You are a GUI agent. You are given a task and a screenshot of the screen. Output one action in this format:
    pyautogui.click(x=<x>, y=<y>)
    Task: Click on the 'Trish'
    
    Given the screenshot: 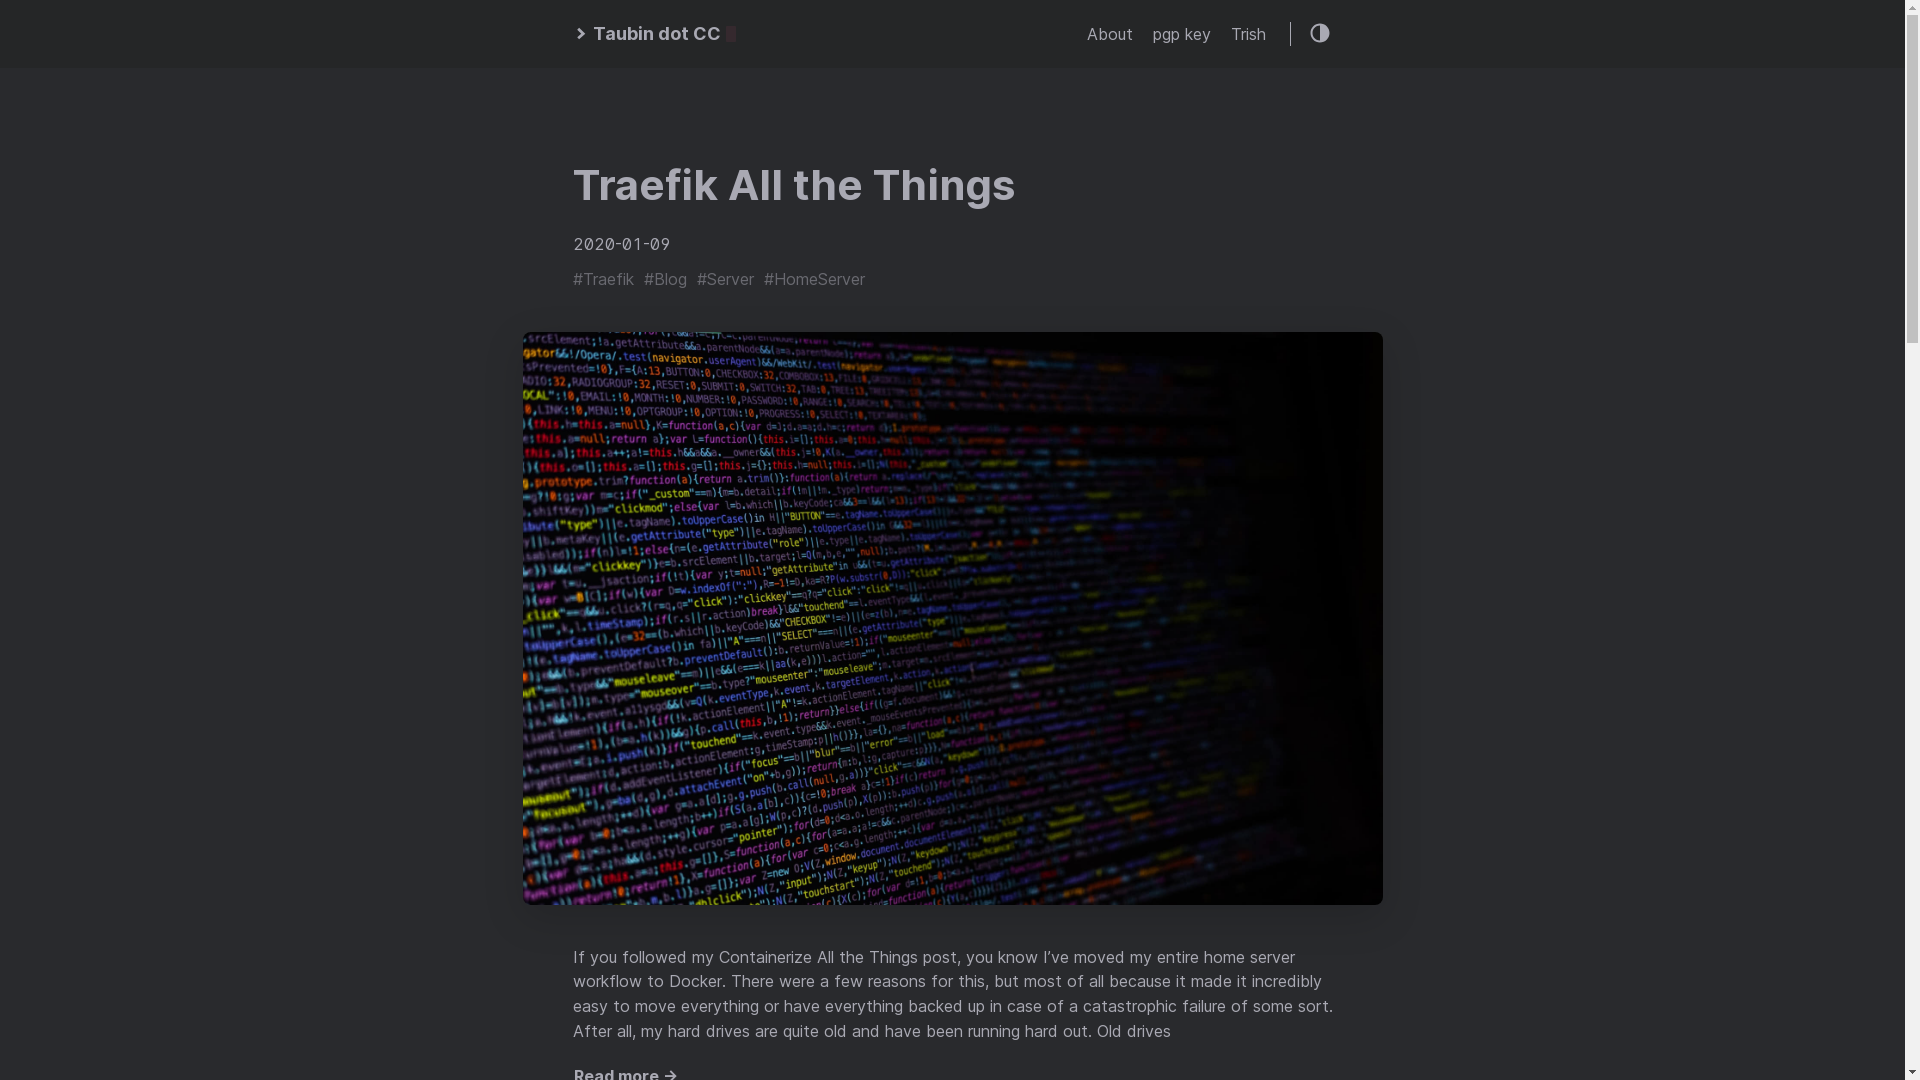 What is the action you would take?
    pyautogui.click(x=1246, y=34)
    